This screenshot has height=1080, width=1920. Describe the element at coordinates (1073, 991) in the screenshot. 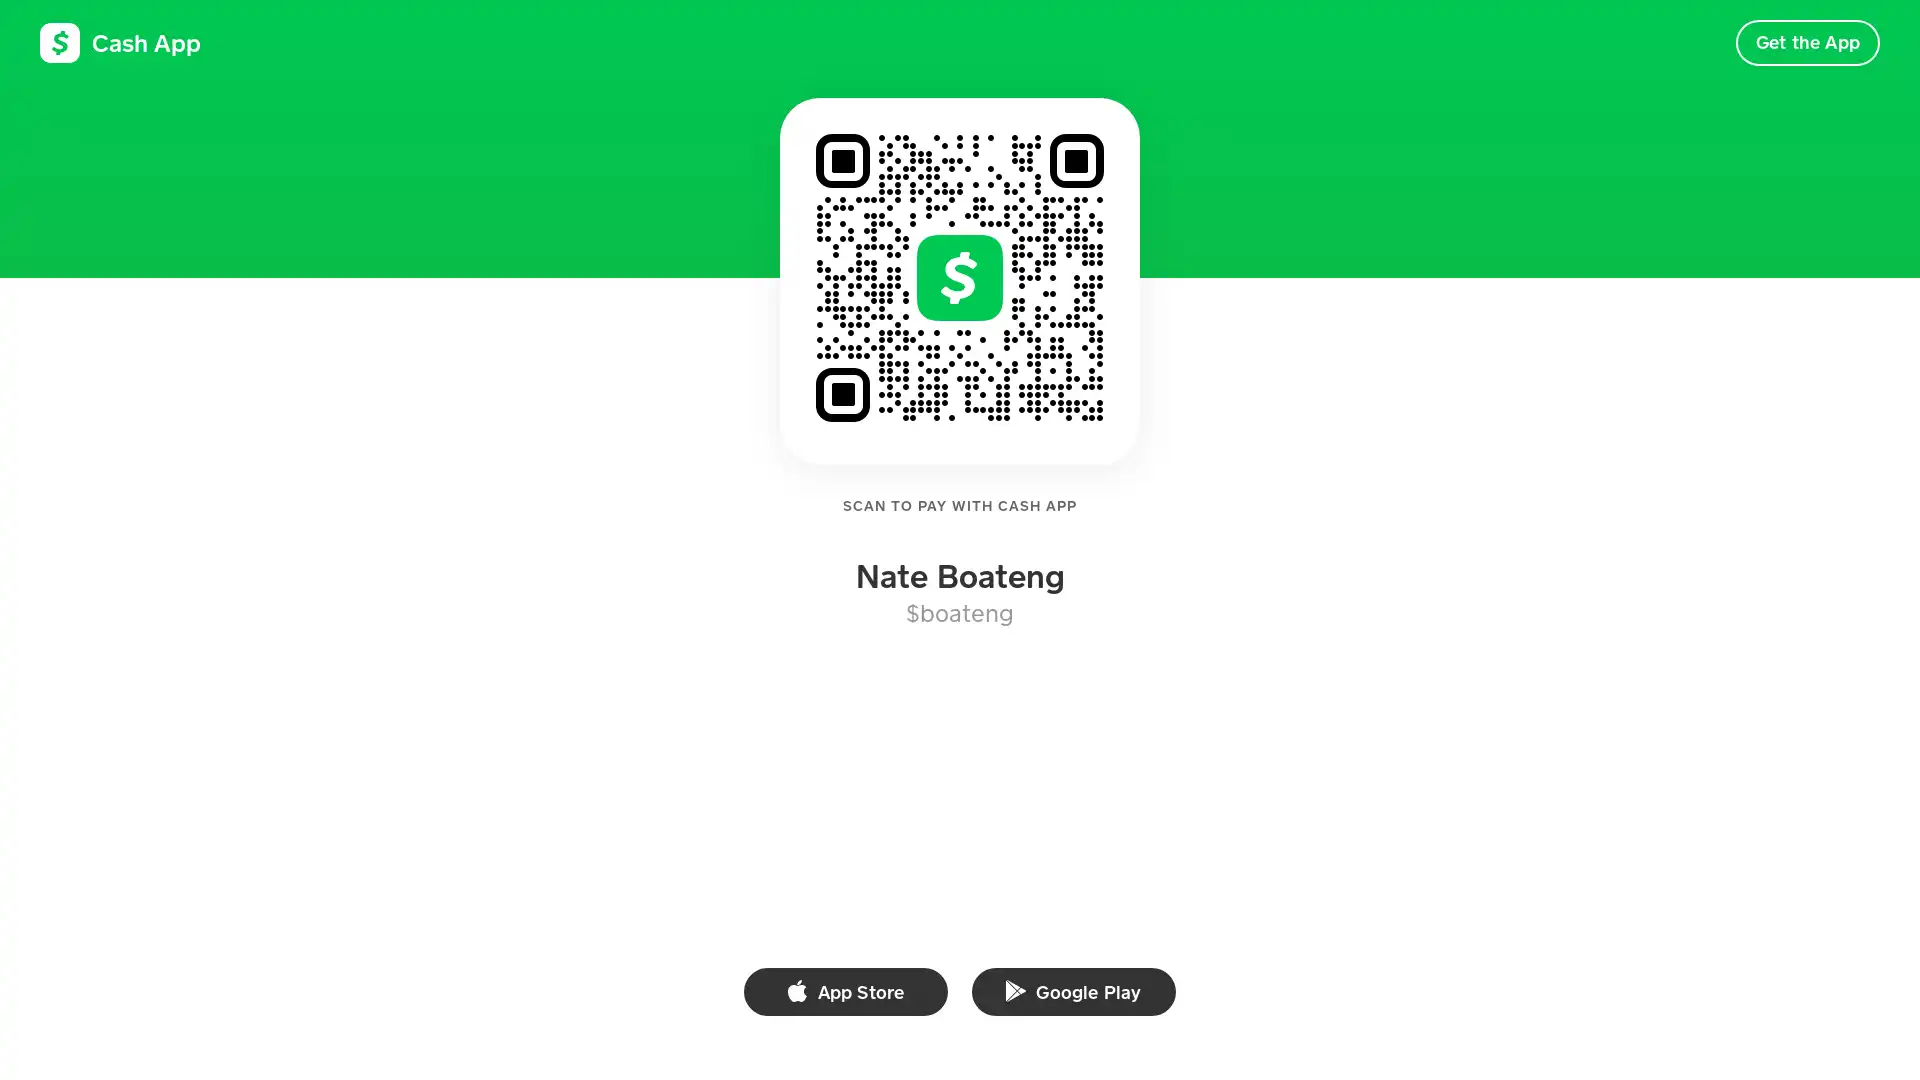

I see `Google Play` at that location.